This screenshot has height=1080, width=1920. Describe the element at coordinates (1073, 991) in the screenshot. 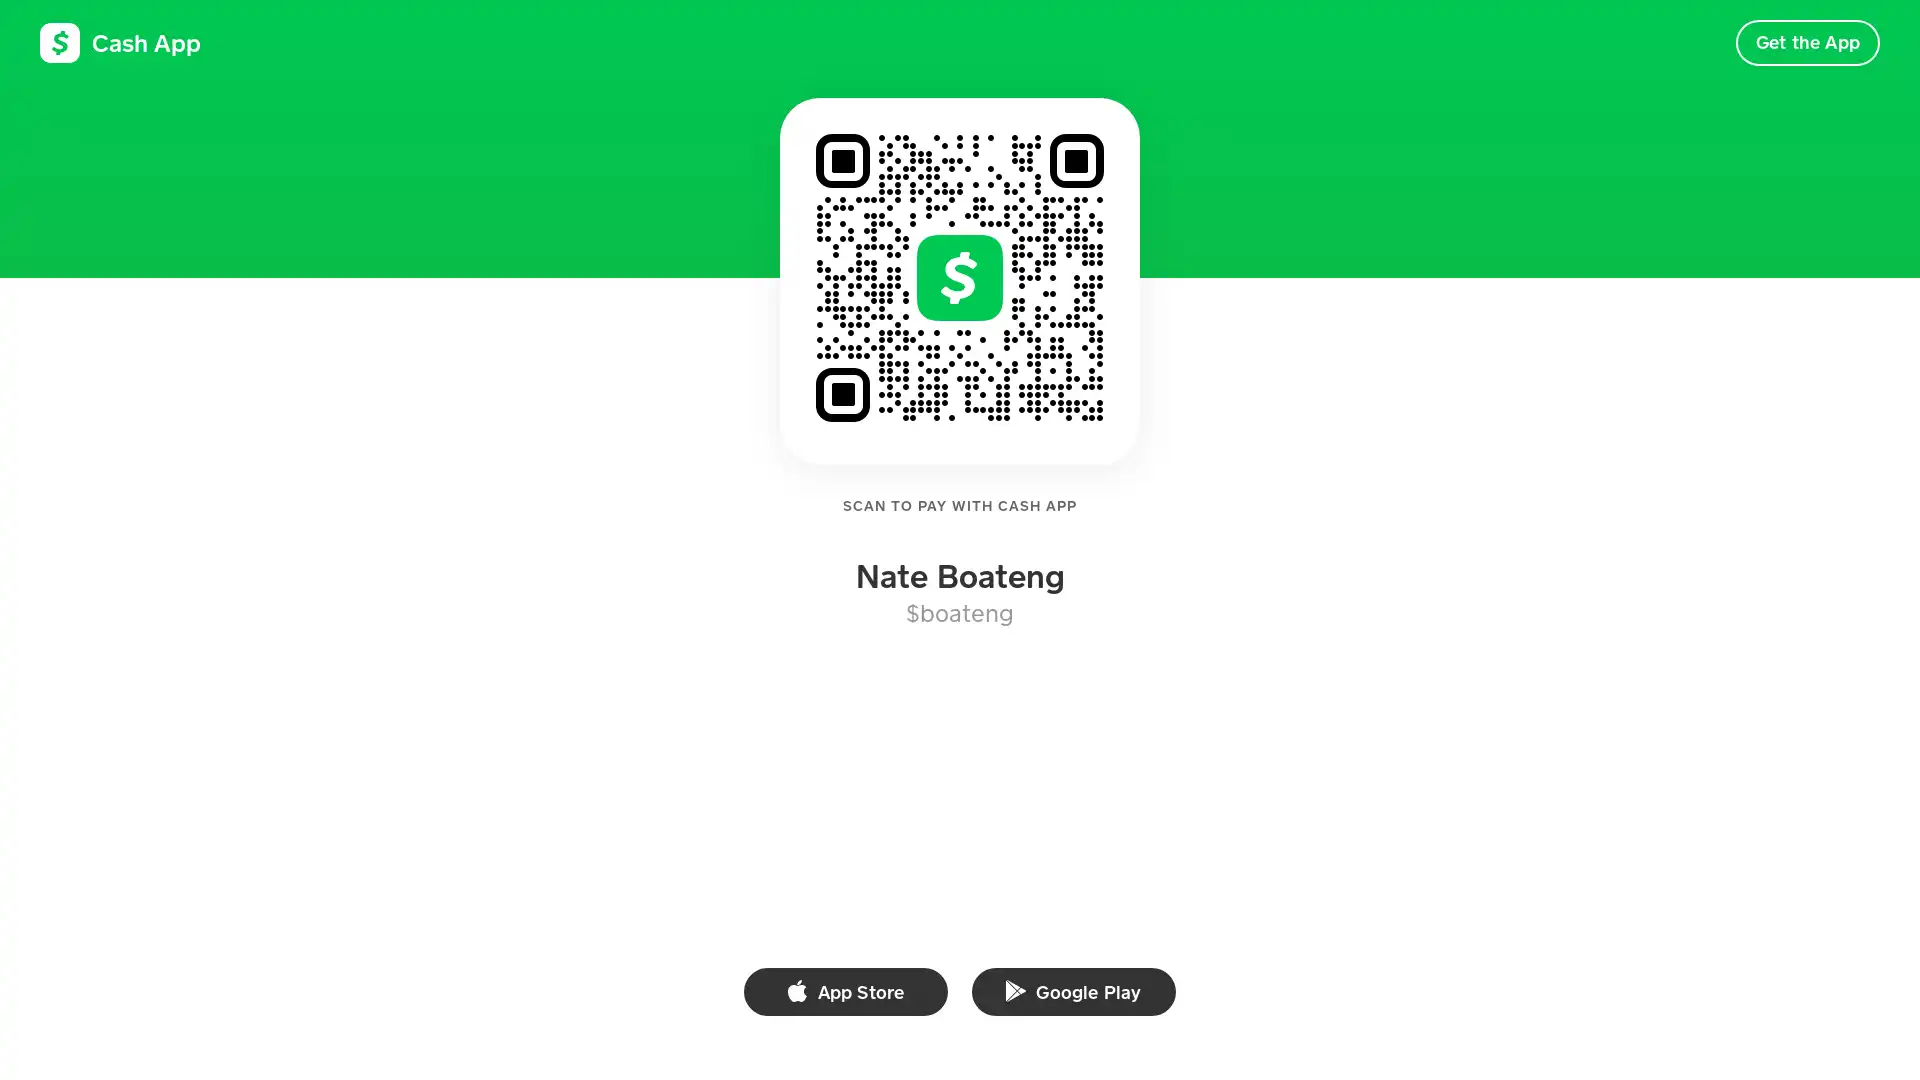

I see `Google Play` at that location.